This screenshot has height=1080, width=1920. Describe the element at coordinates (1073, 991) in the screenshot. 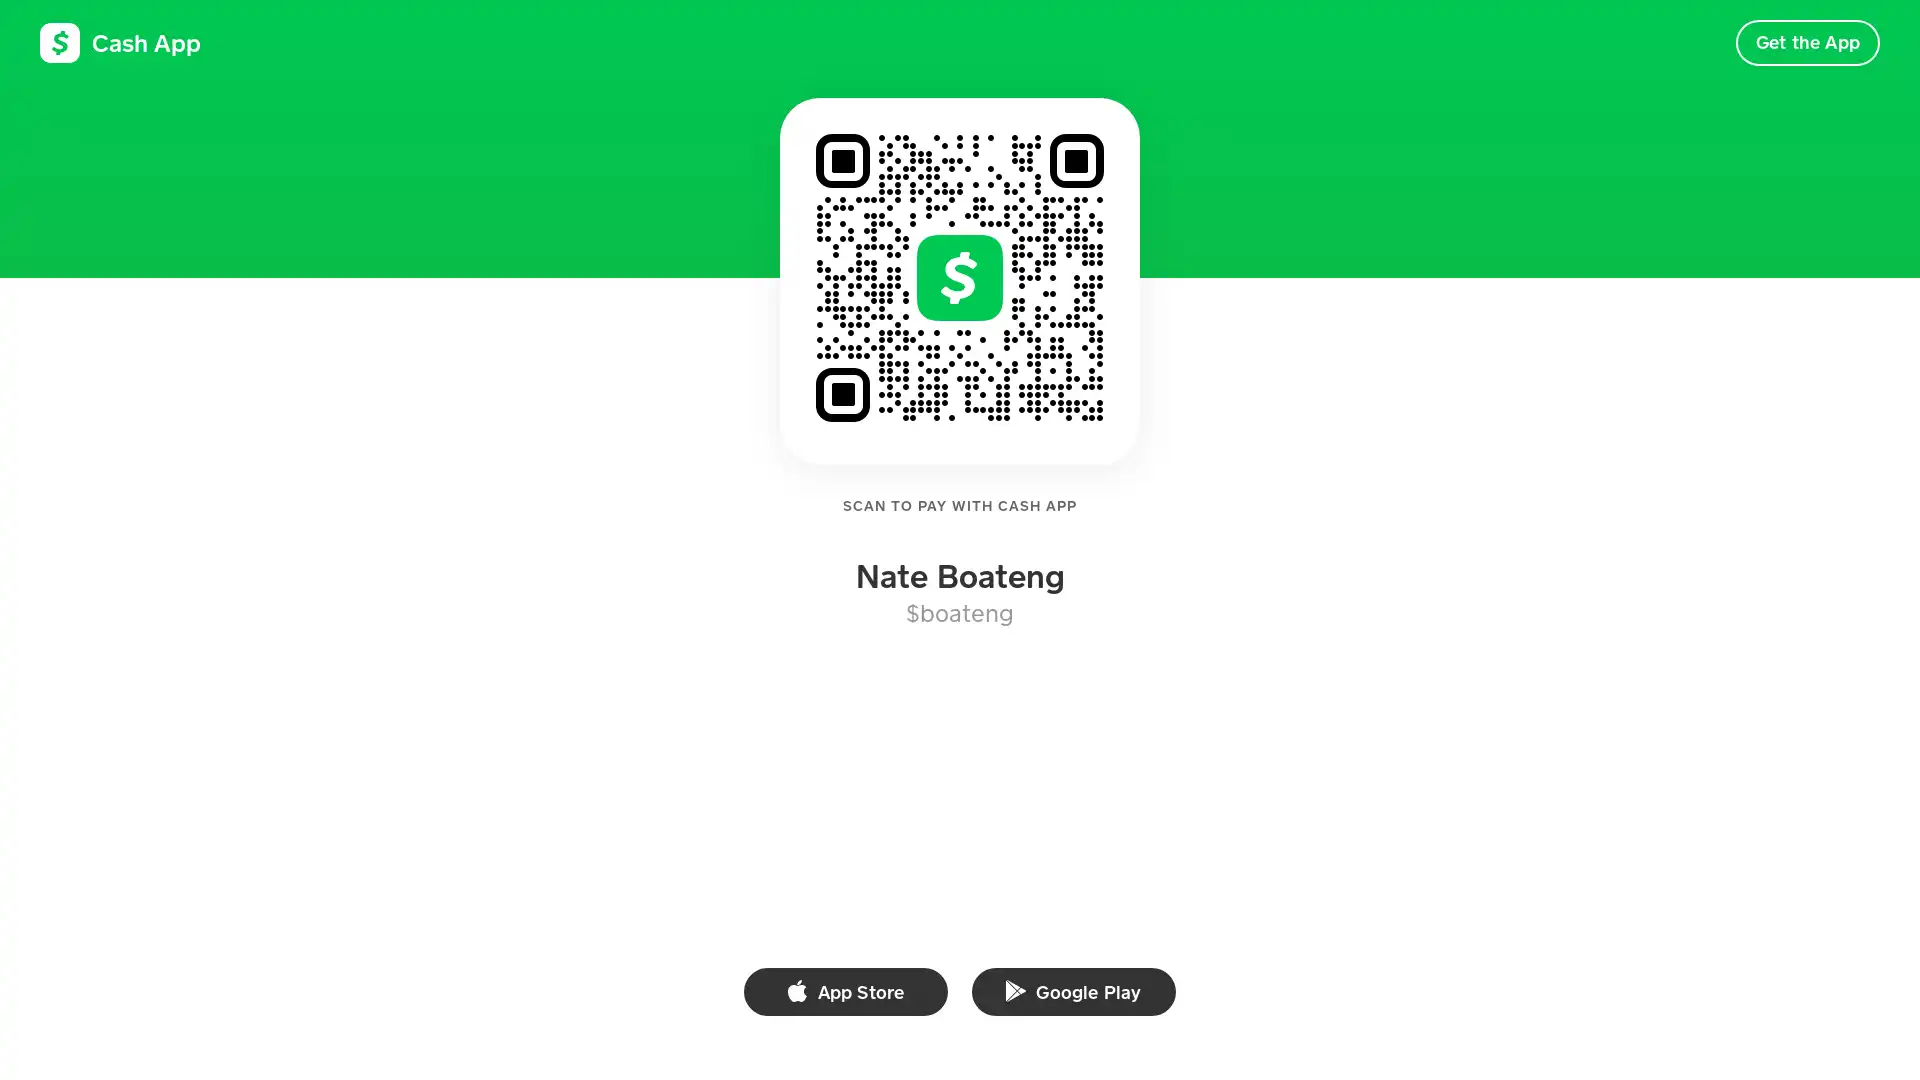

I see `Google Play` at that location.